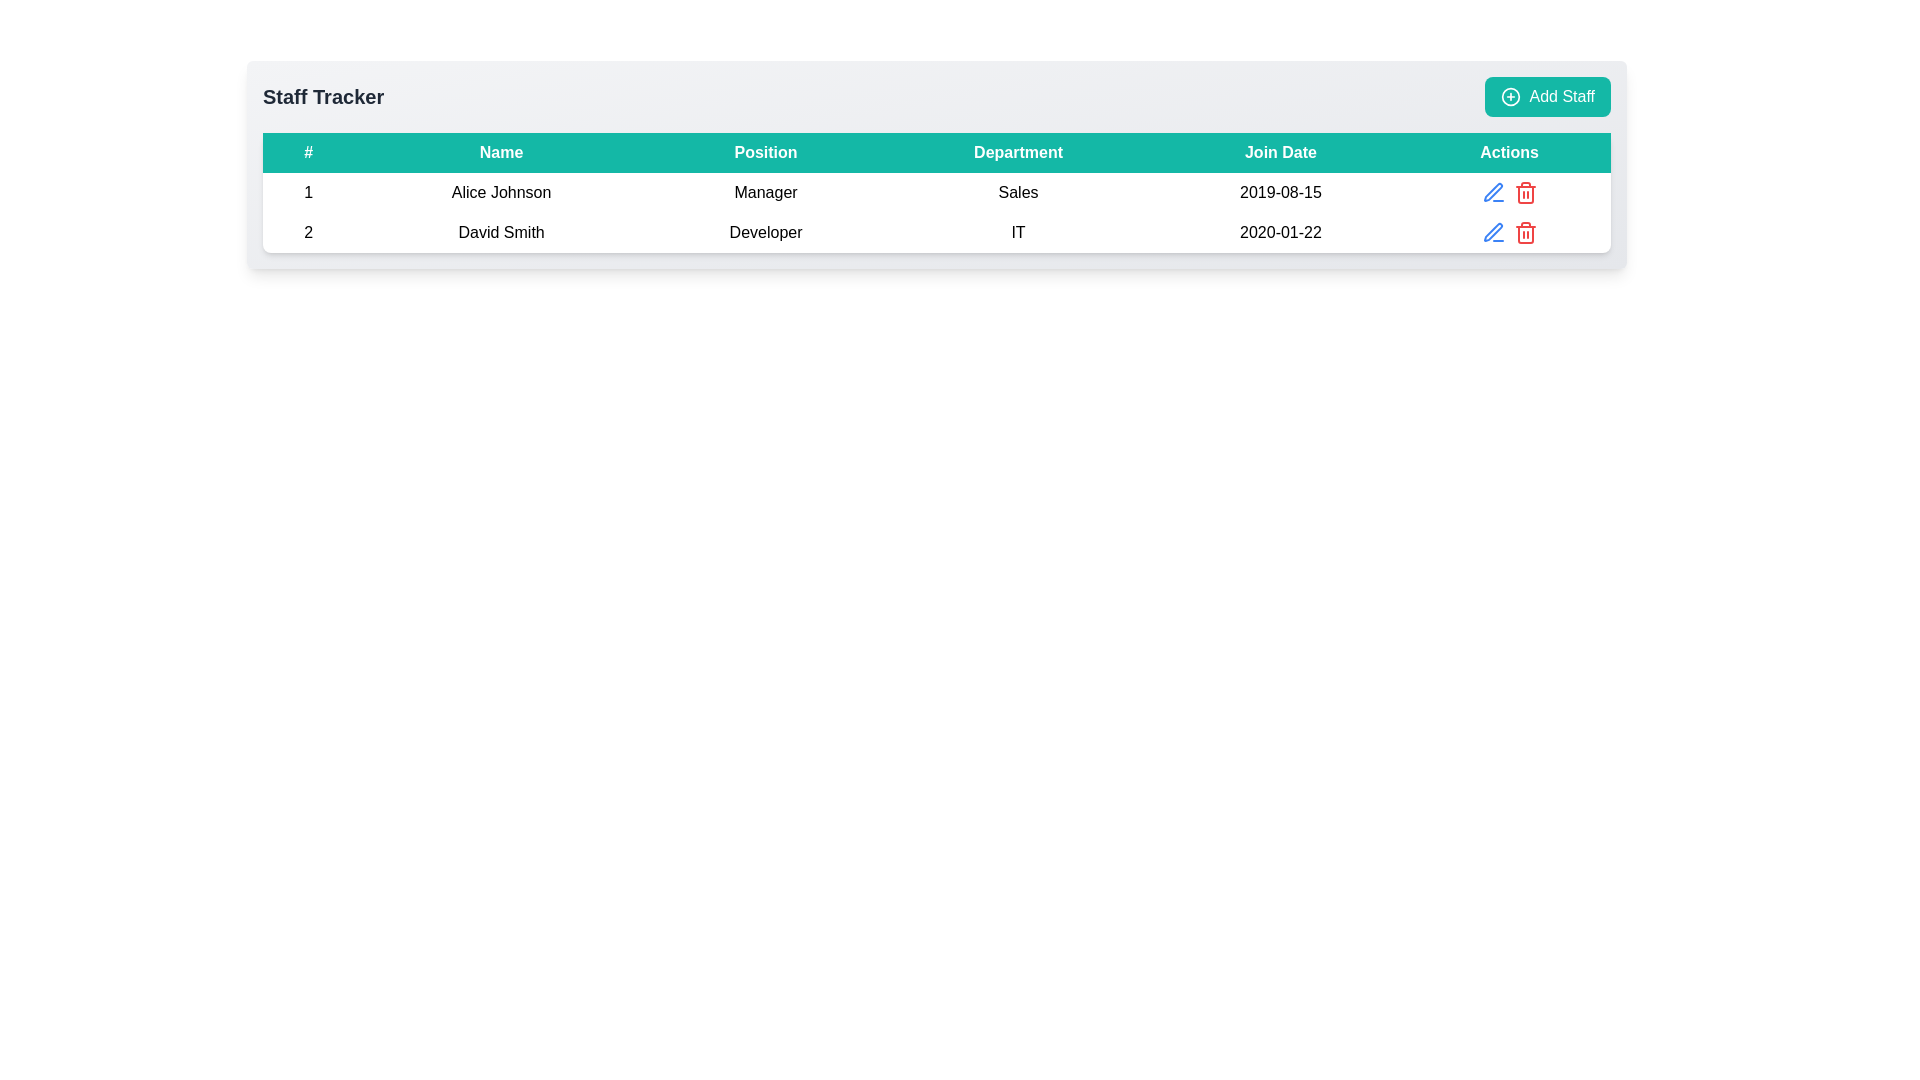 The width and height of the screenshot is (1920, 1080). Describe the element at coordinates (765, 152) in the screenshot. I see `the 'Position' table header, which is the third column header between 'Name' and 'Department'` at that location.